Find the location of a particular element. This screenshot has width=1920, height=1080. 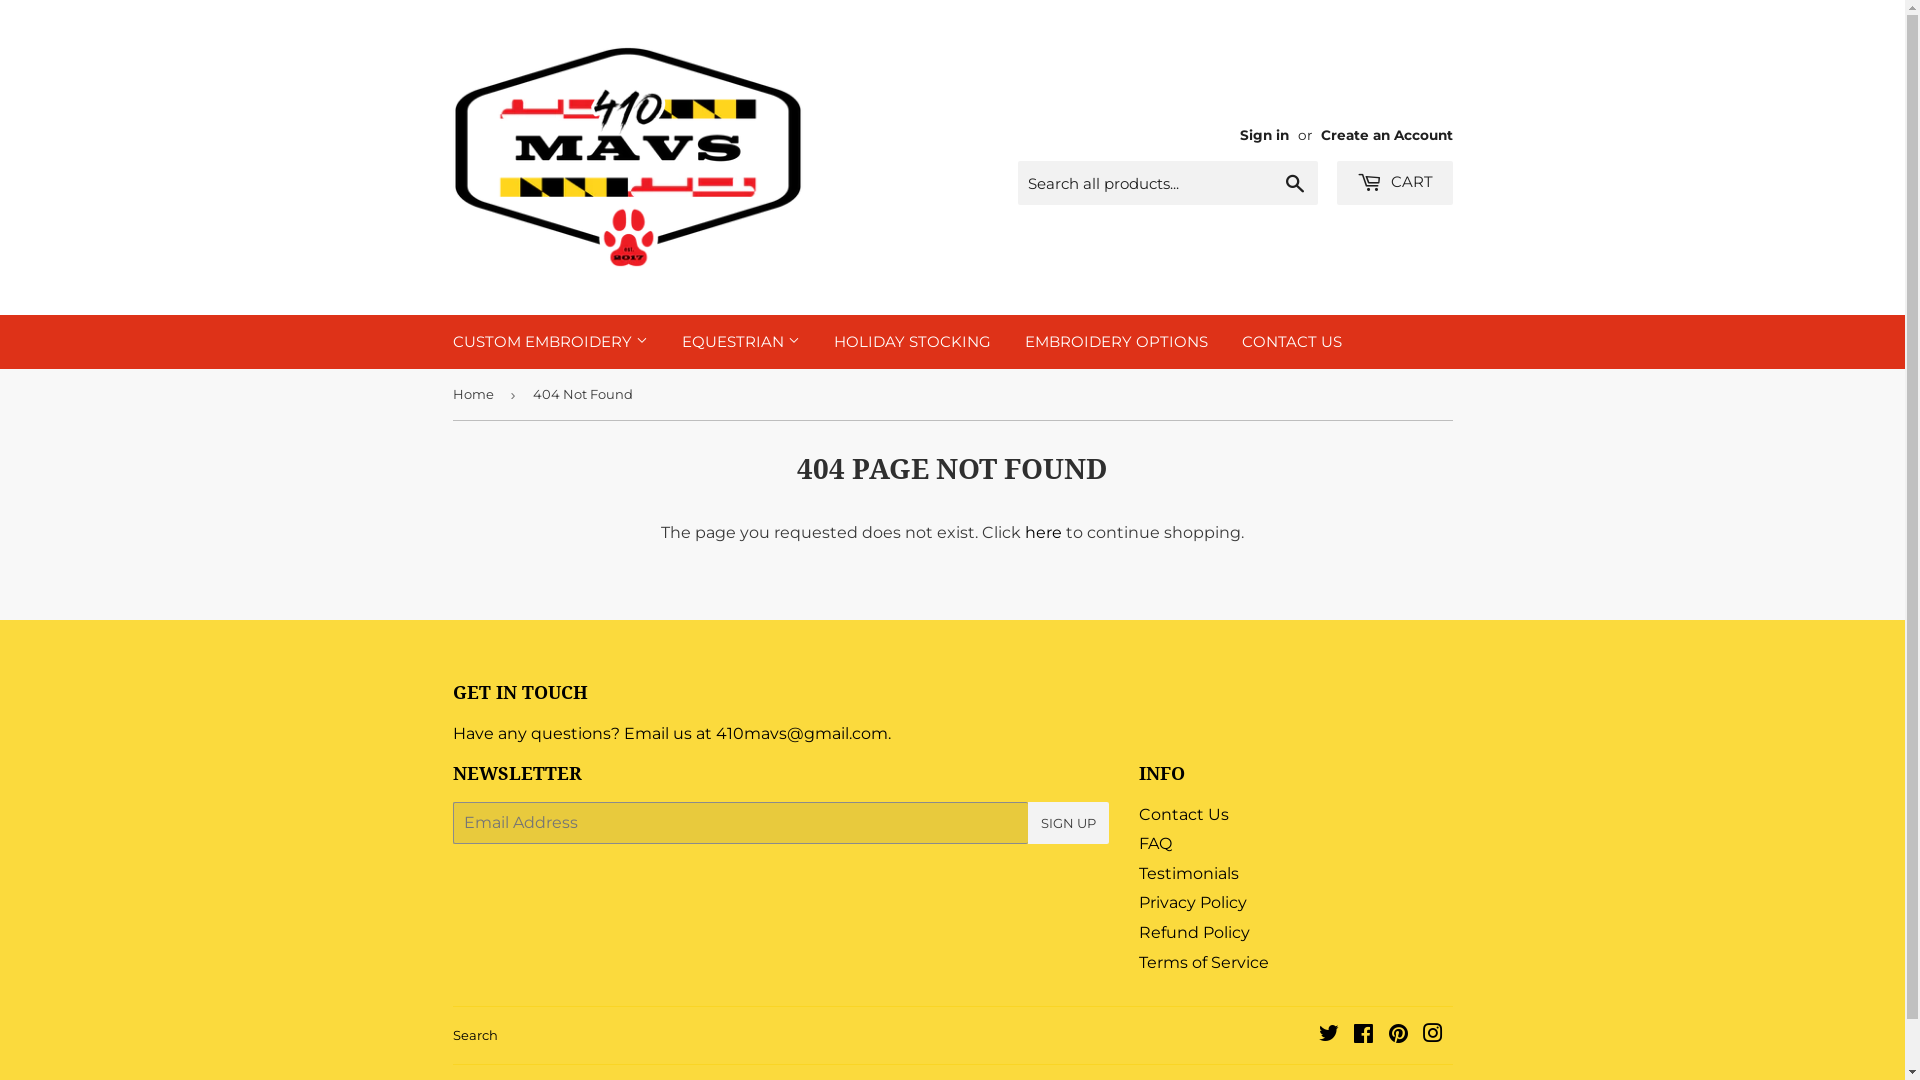

'SIGN UP' is located at coordinates (1067, 822).